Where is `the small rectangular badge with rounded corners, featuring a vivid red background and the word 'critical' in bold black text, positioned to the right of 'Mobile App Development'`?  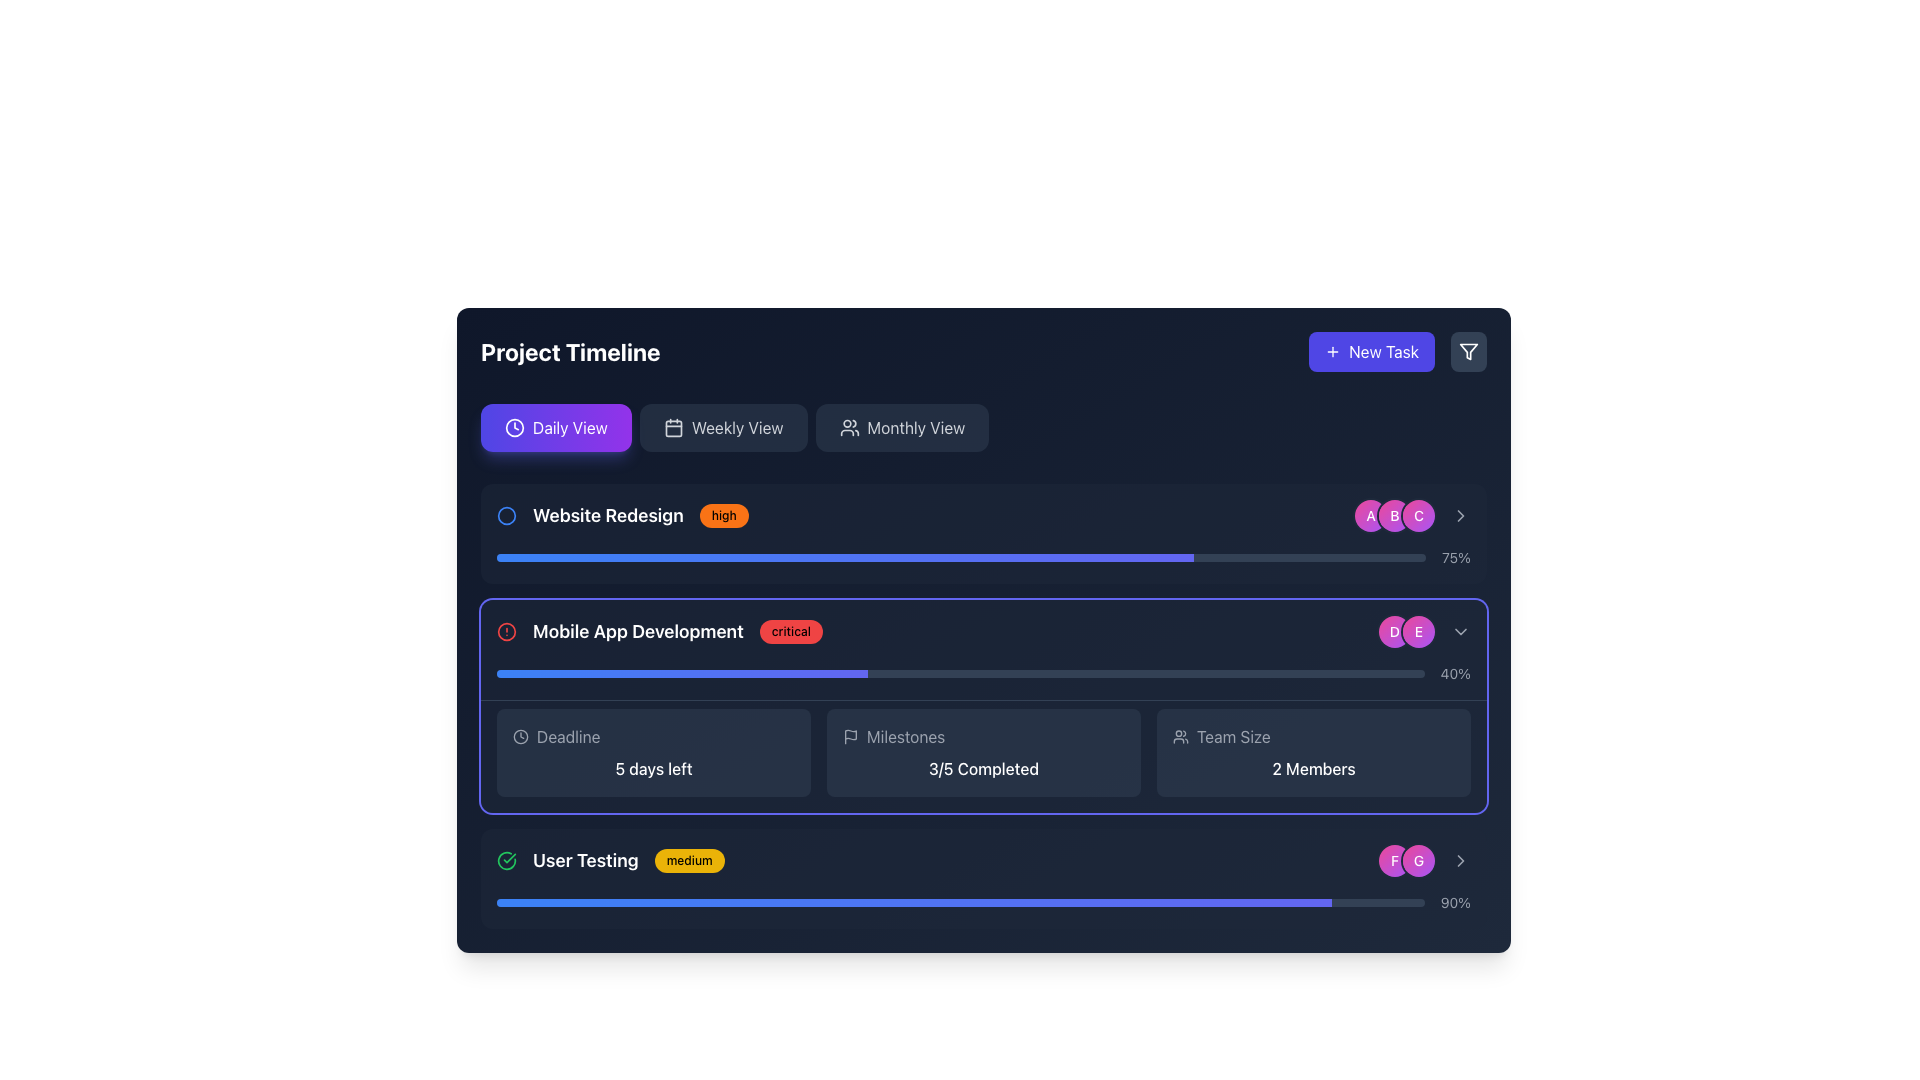 the small rectangular badge with rounded corners, featuring a vivid red background and the word 'critical' in bold black text, positioned to the right of 'Mobile App Development' is located at coordinates (790, 632).